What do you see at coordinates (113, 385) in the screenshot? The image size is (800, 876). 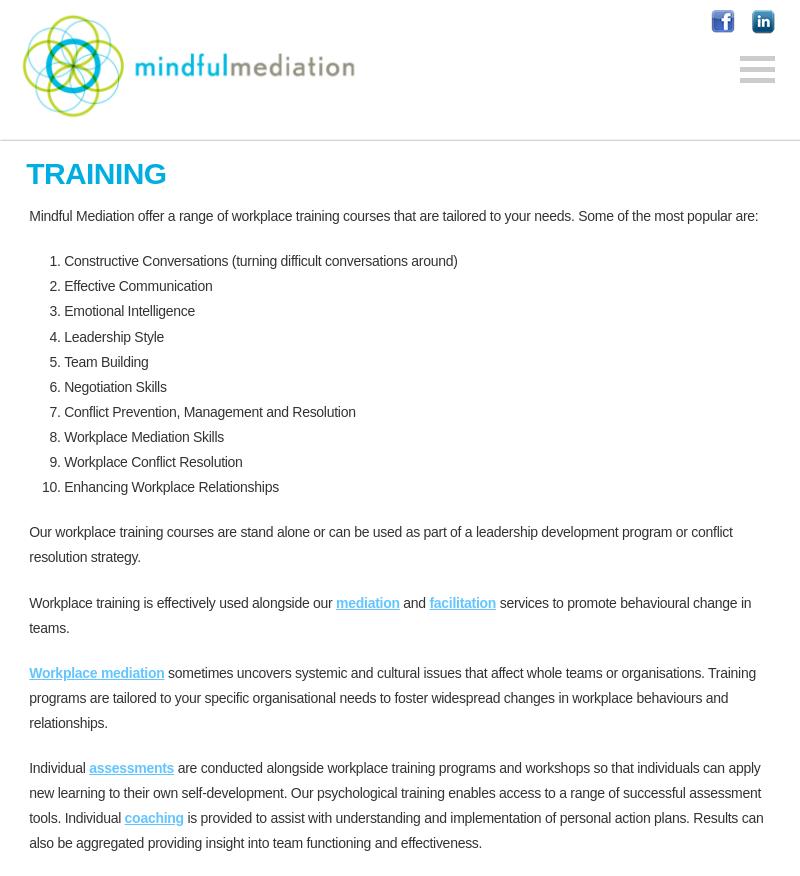 I see `'Negotiation Skills'` at bounding box center [113, 385].